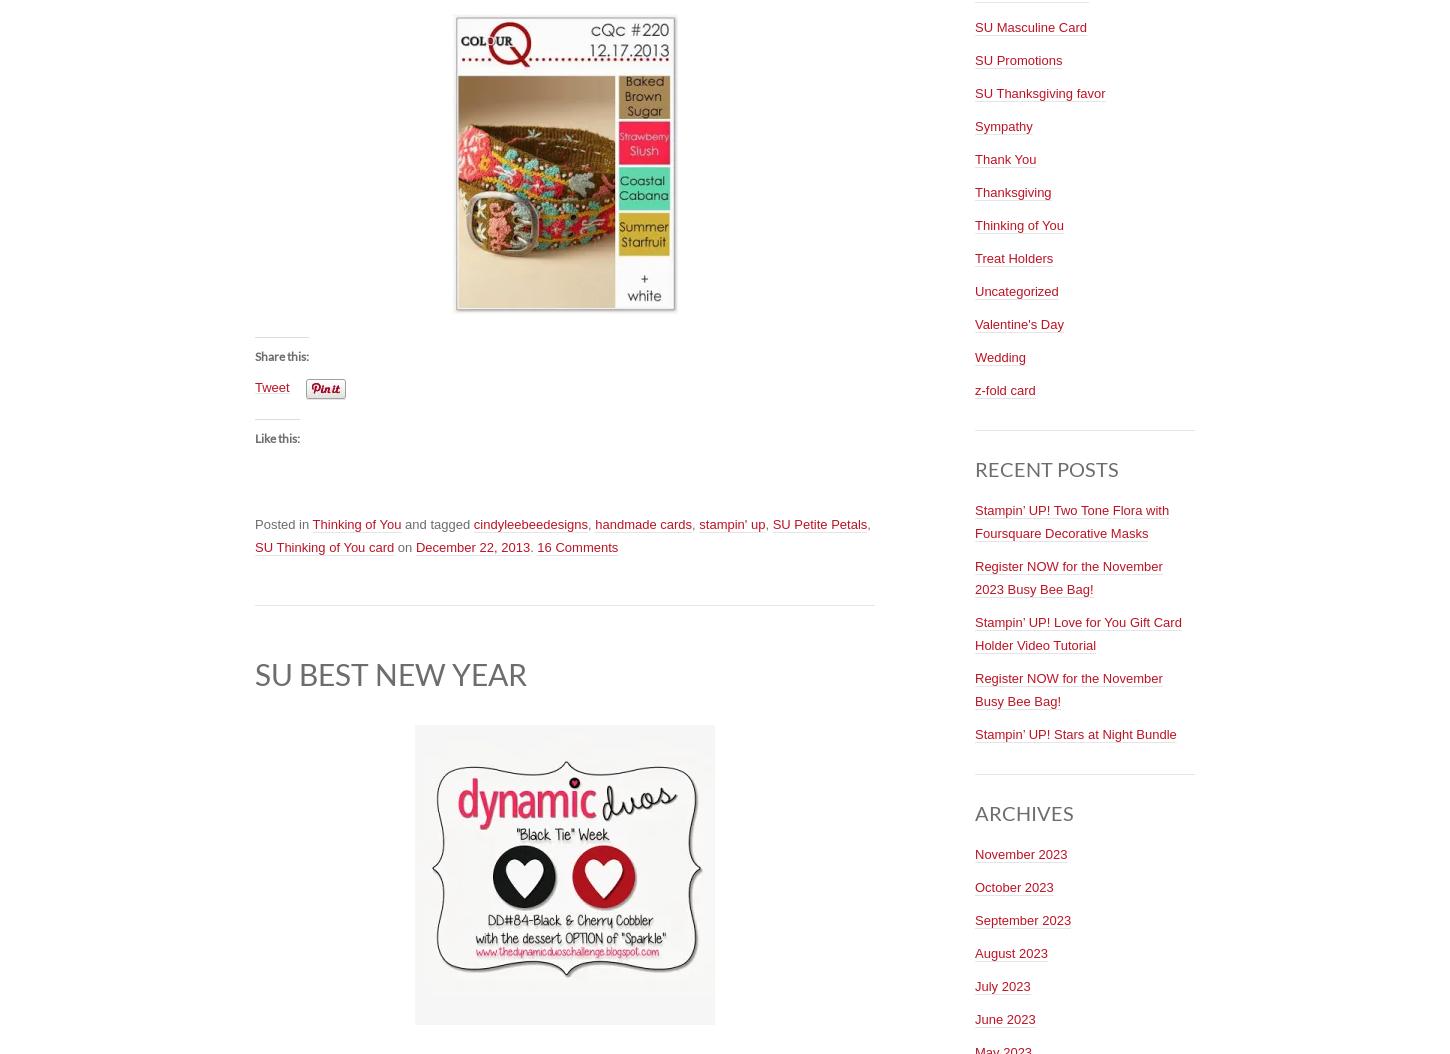 The width and height of the screenshot is (1450, 1054). What do you see at coordinates (1024, 811) in the screenshot?
I see `'Archives'` at bounding box center [1024, 811].